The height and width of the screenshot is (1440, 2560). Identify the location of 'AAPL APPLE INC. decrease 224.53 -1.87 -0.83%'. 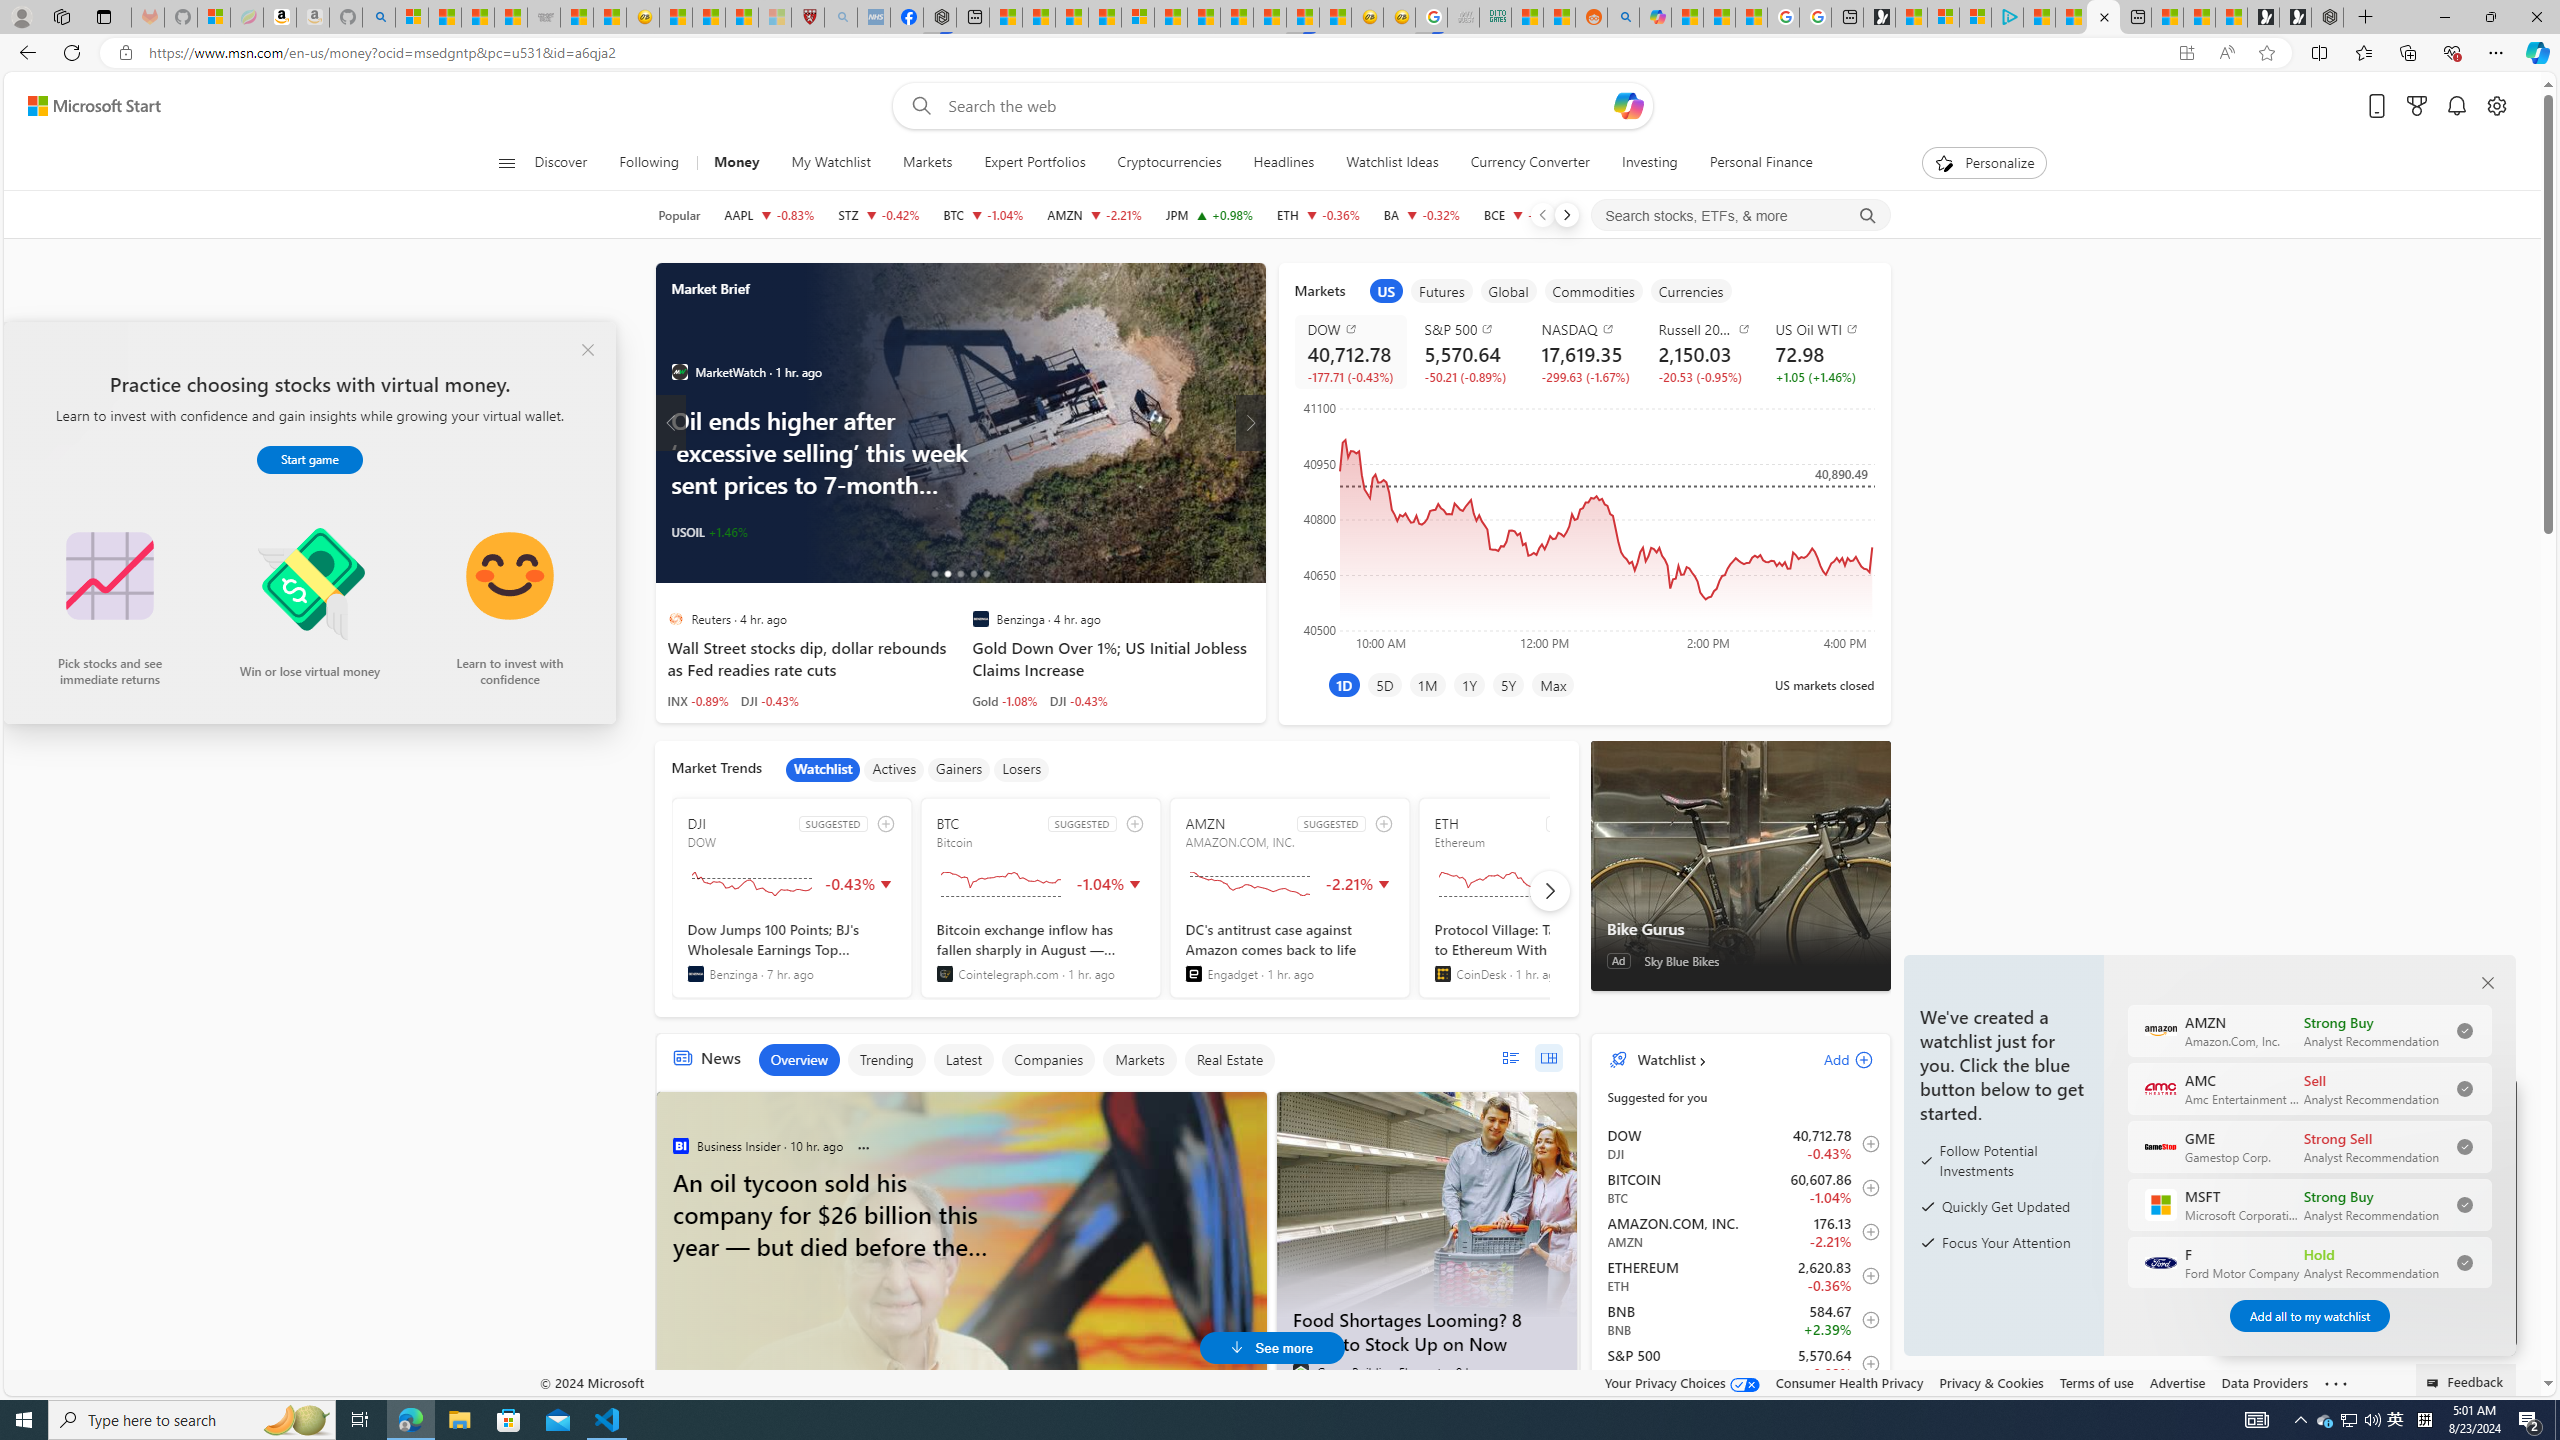
(769, 214).